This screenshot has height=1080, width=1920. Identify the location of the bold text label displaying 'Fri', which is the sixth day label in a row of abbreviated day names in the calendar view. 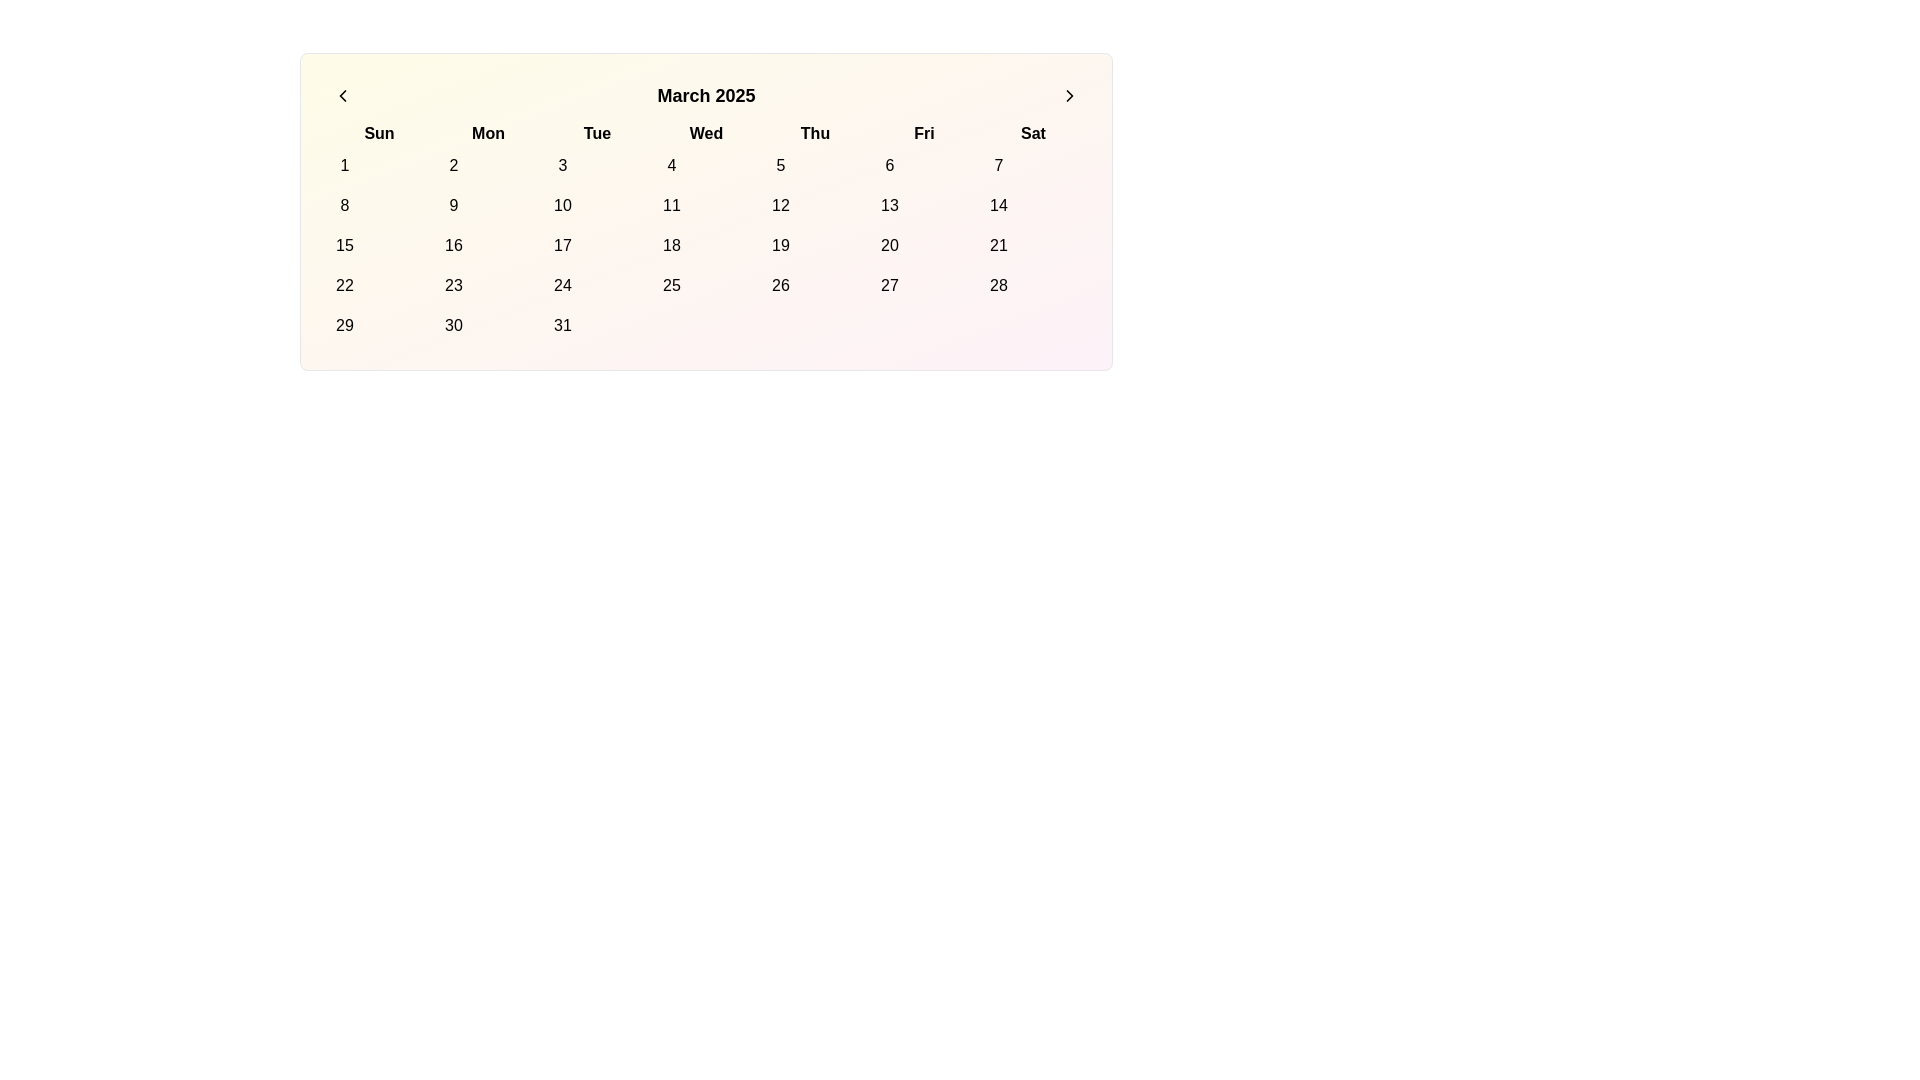
(923, 134).